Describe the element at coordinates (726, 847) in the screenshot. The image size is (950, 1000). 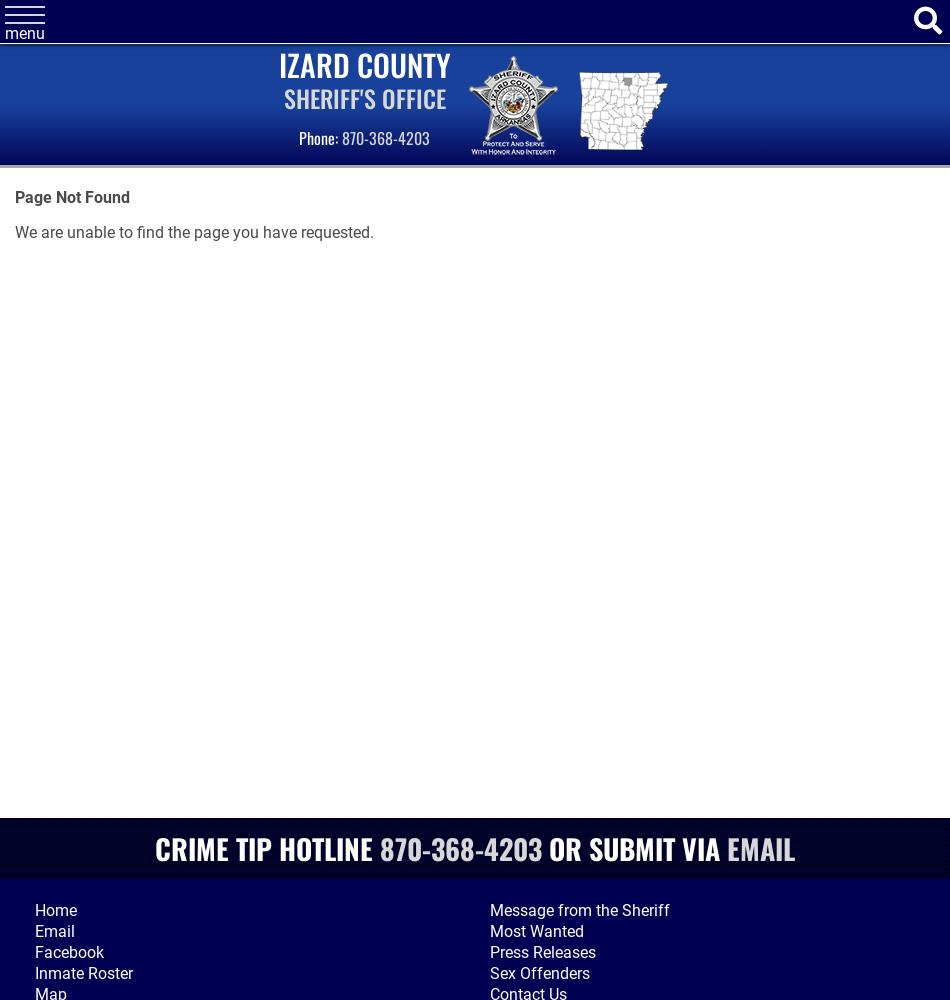
I see `'Email'` at that location.